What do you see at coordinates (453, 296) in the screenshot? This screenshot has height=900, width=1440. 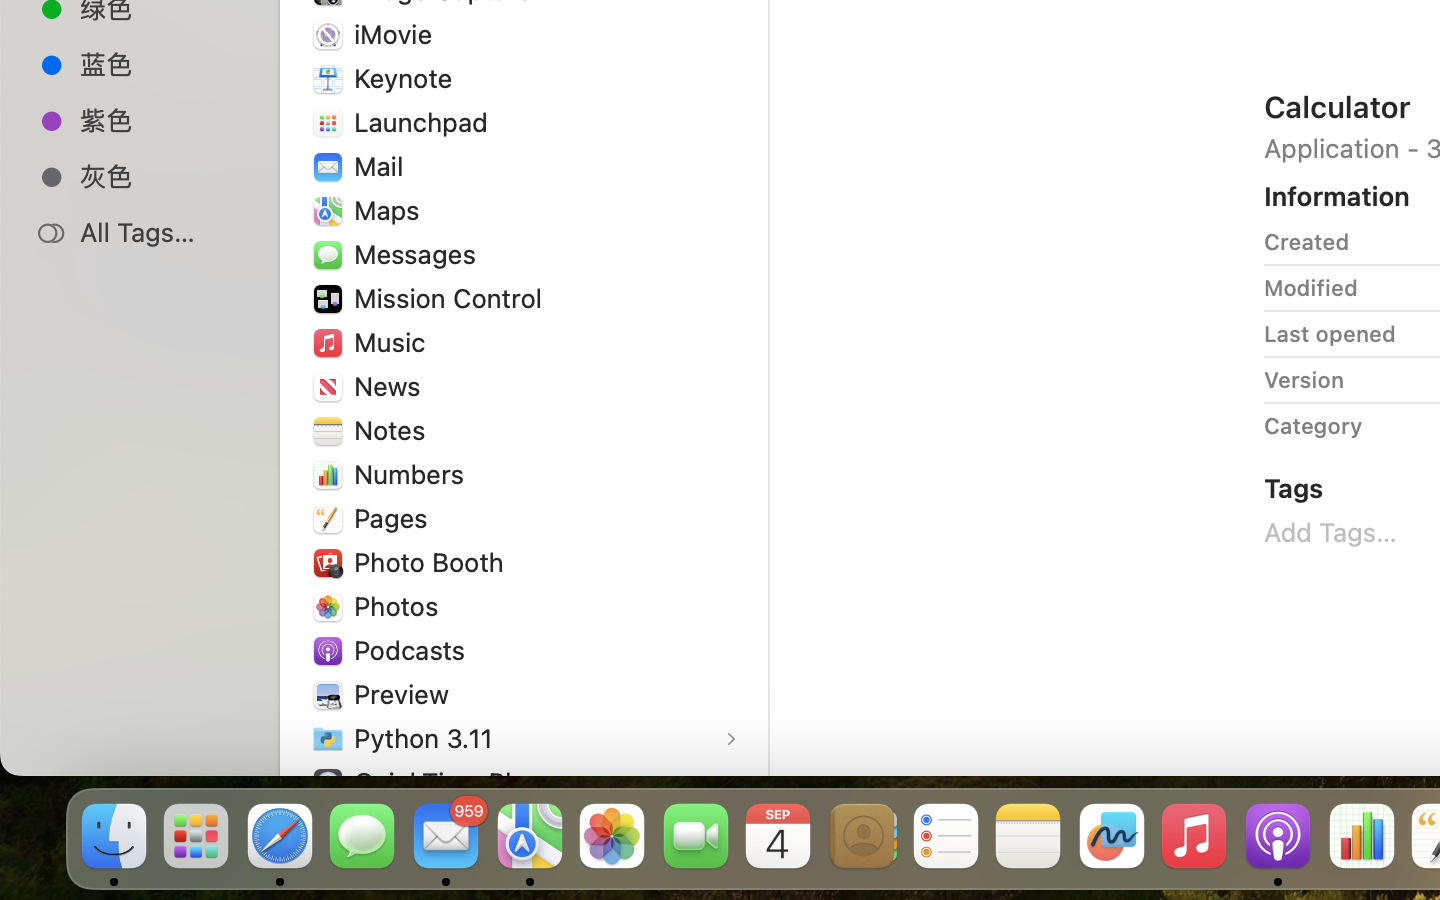 I see `'Mission Control'` at bounding box center [453, 296].